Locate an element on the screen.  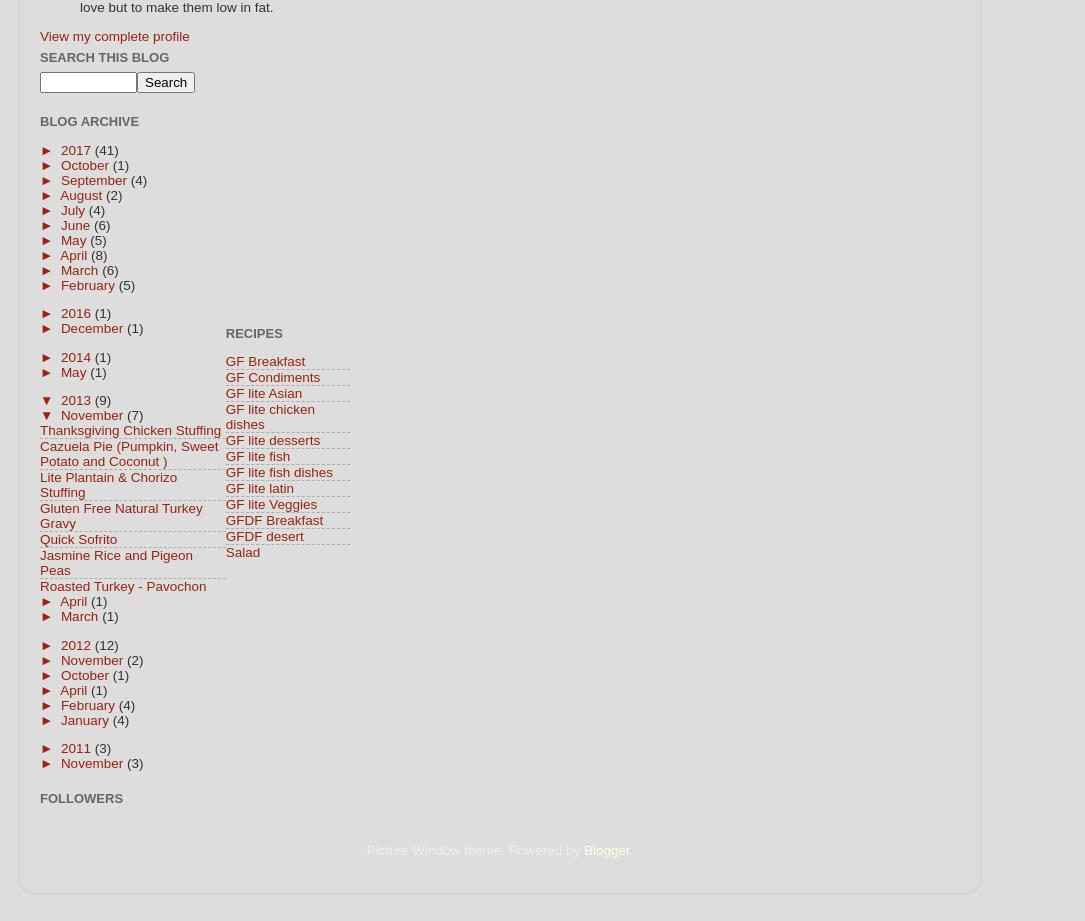
'June' is located at coordinates (60, 223).